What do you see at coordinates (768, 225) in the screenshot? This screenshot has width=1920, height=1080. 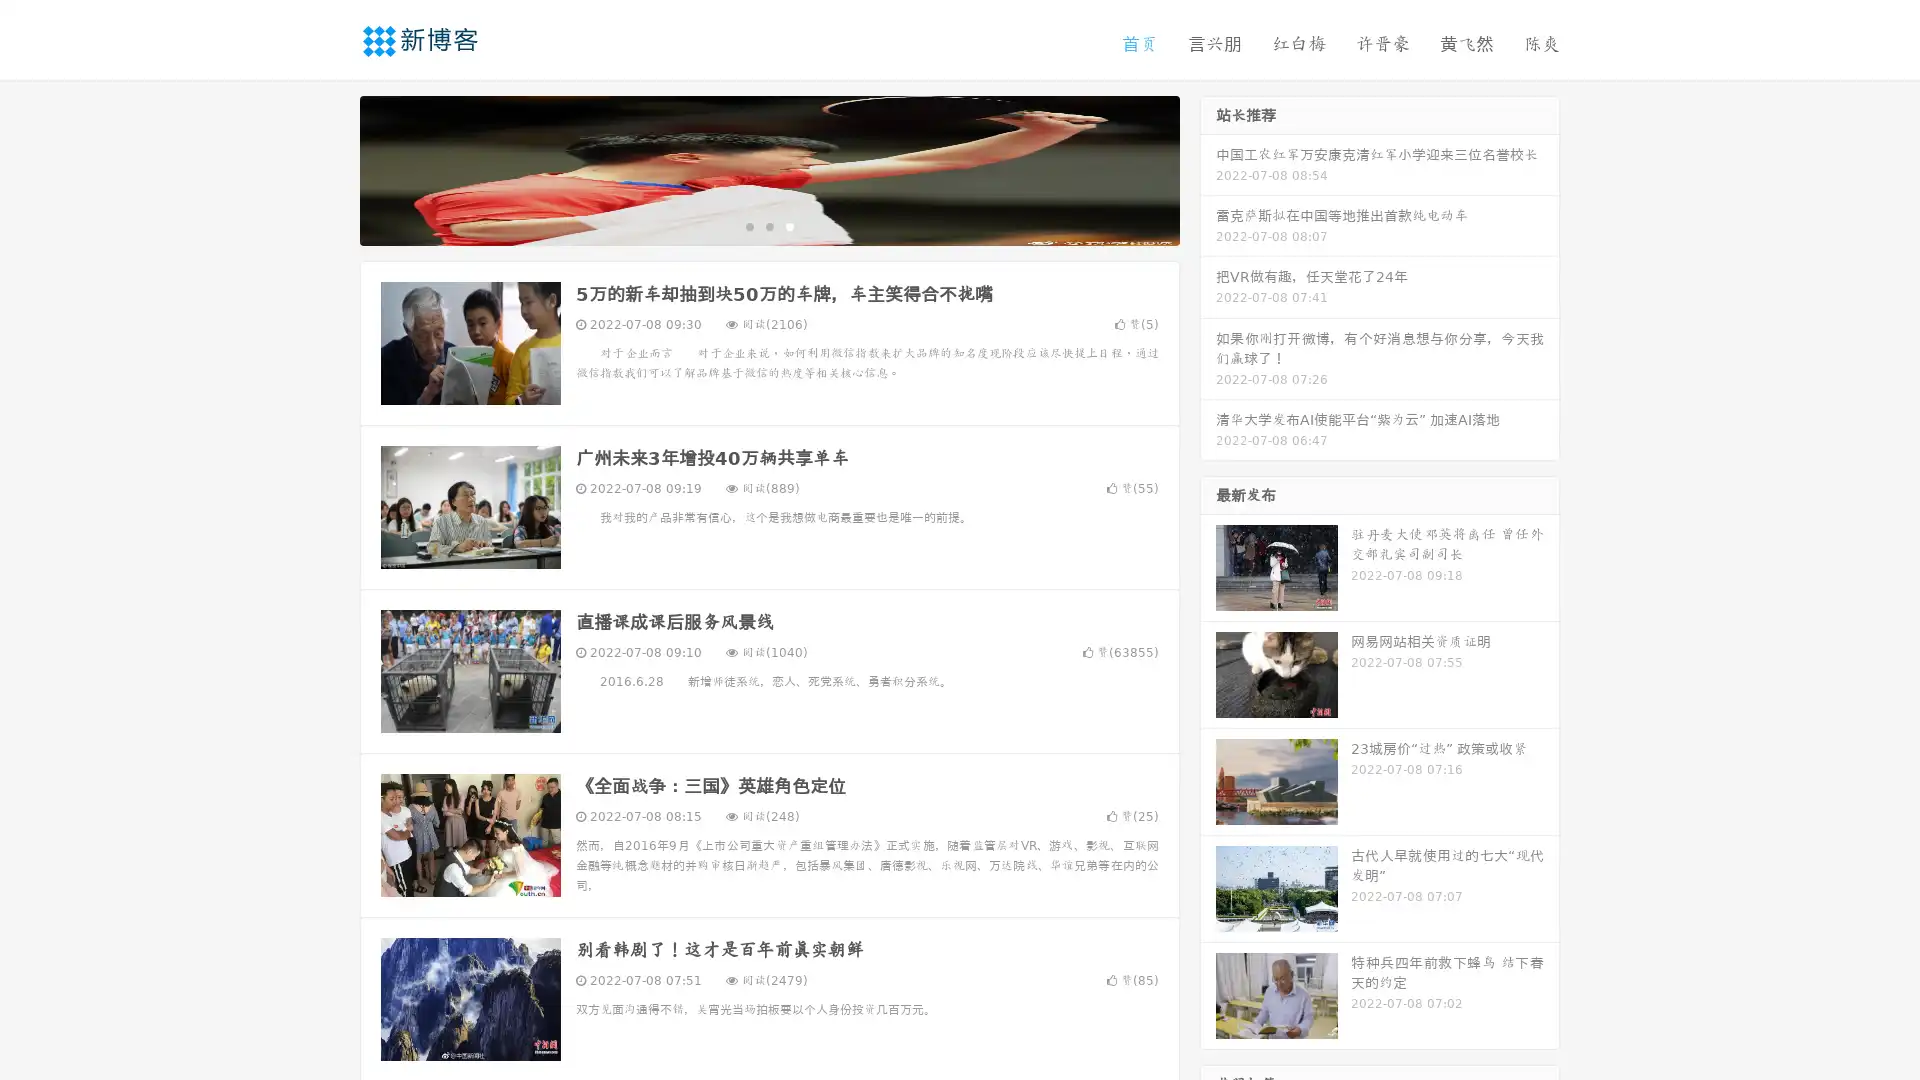 I see `Go to slide 2` at bounding box center [768, 225].